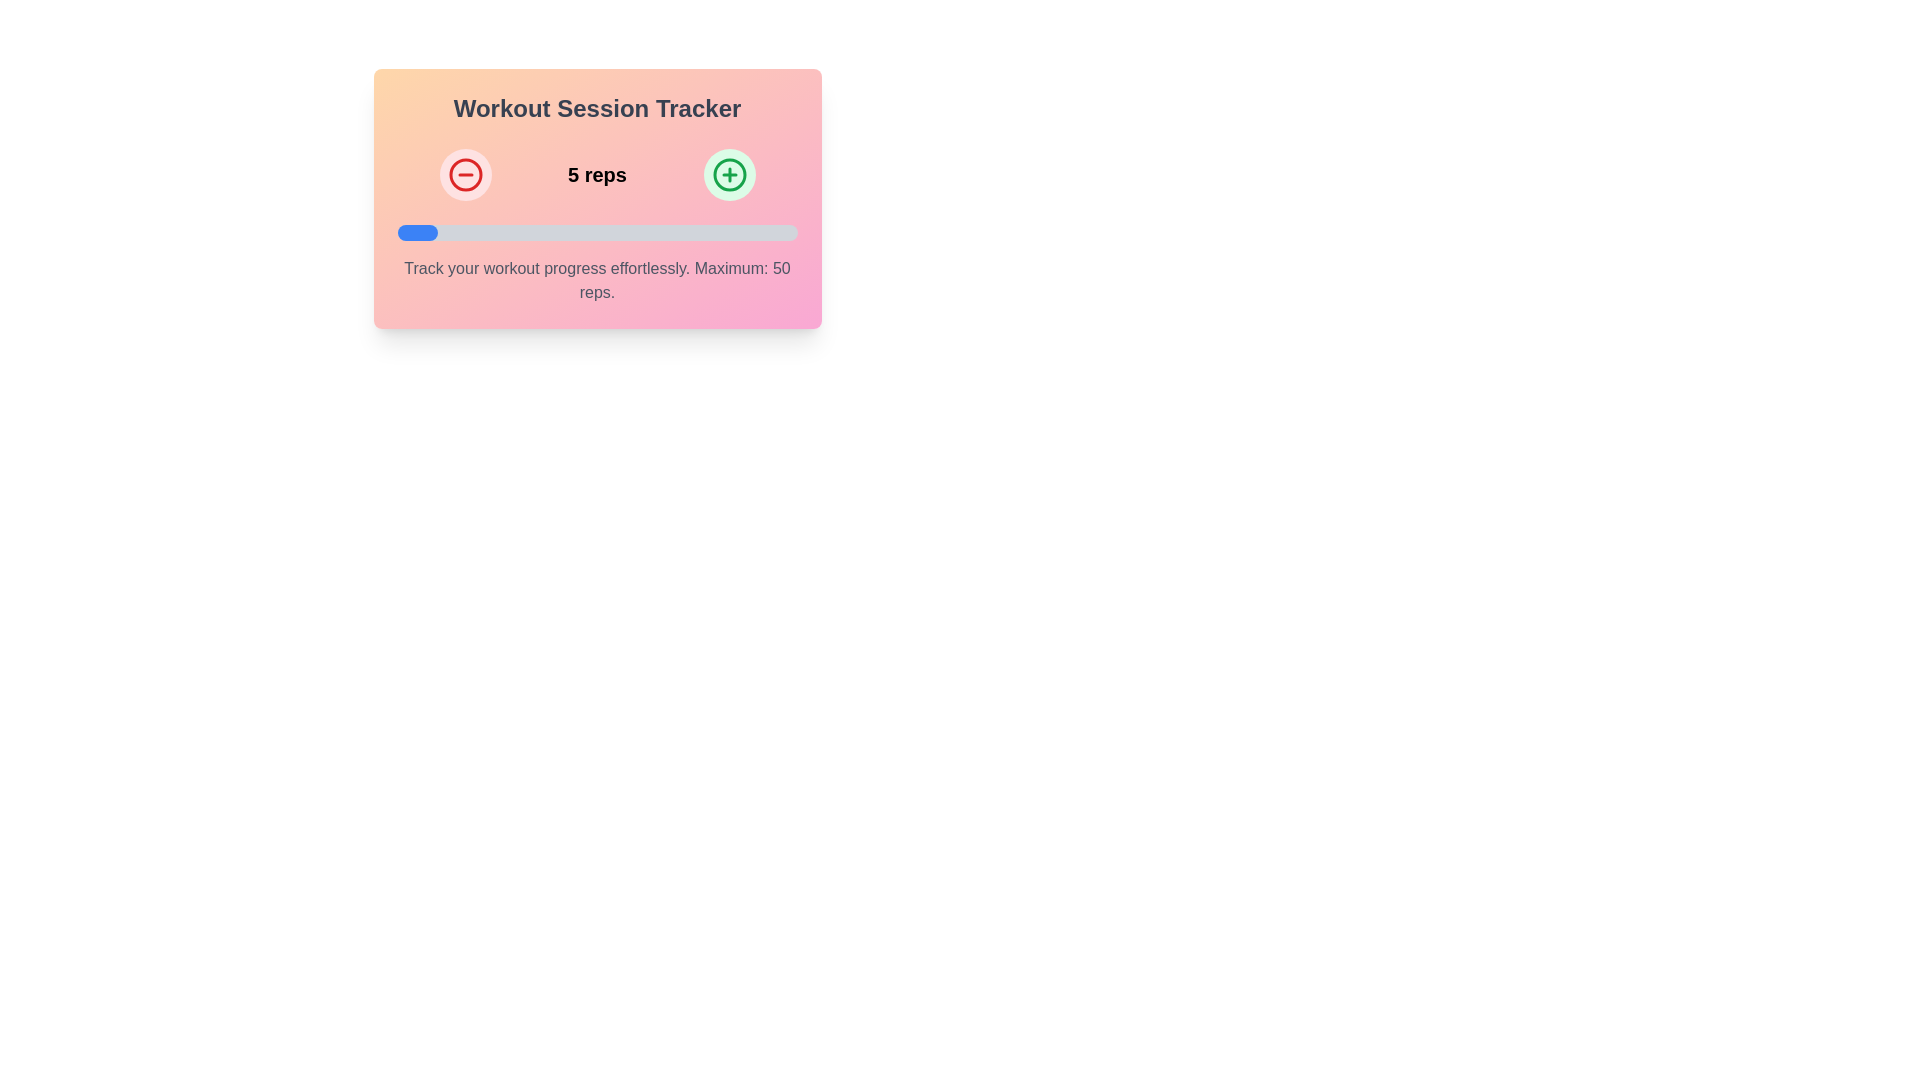  Describe the element at coordinates (434, 231) in the screenshot. I see `the slider` at that location.